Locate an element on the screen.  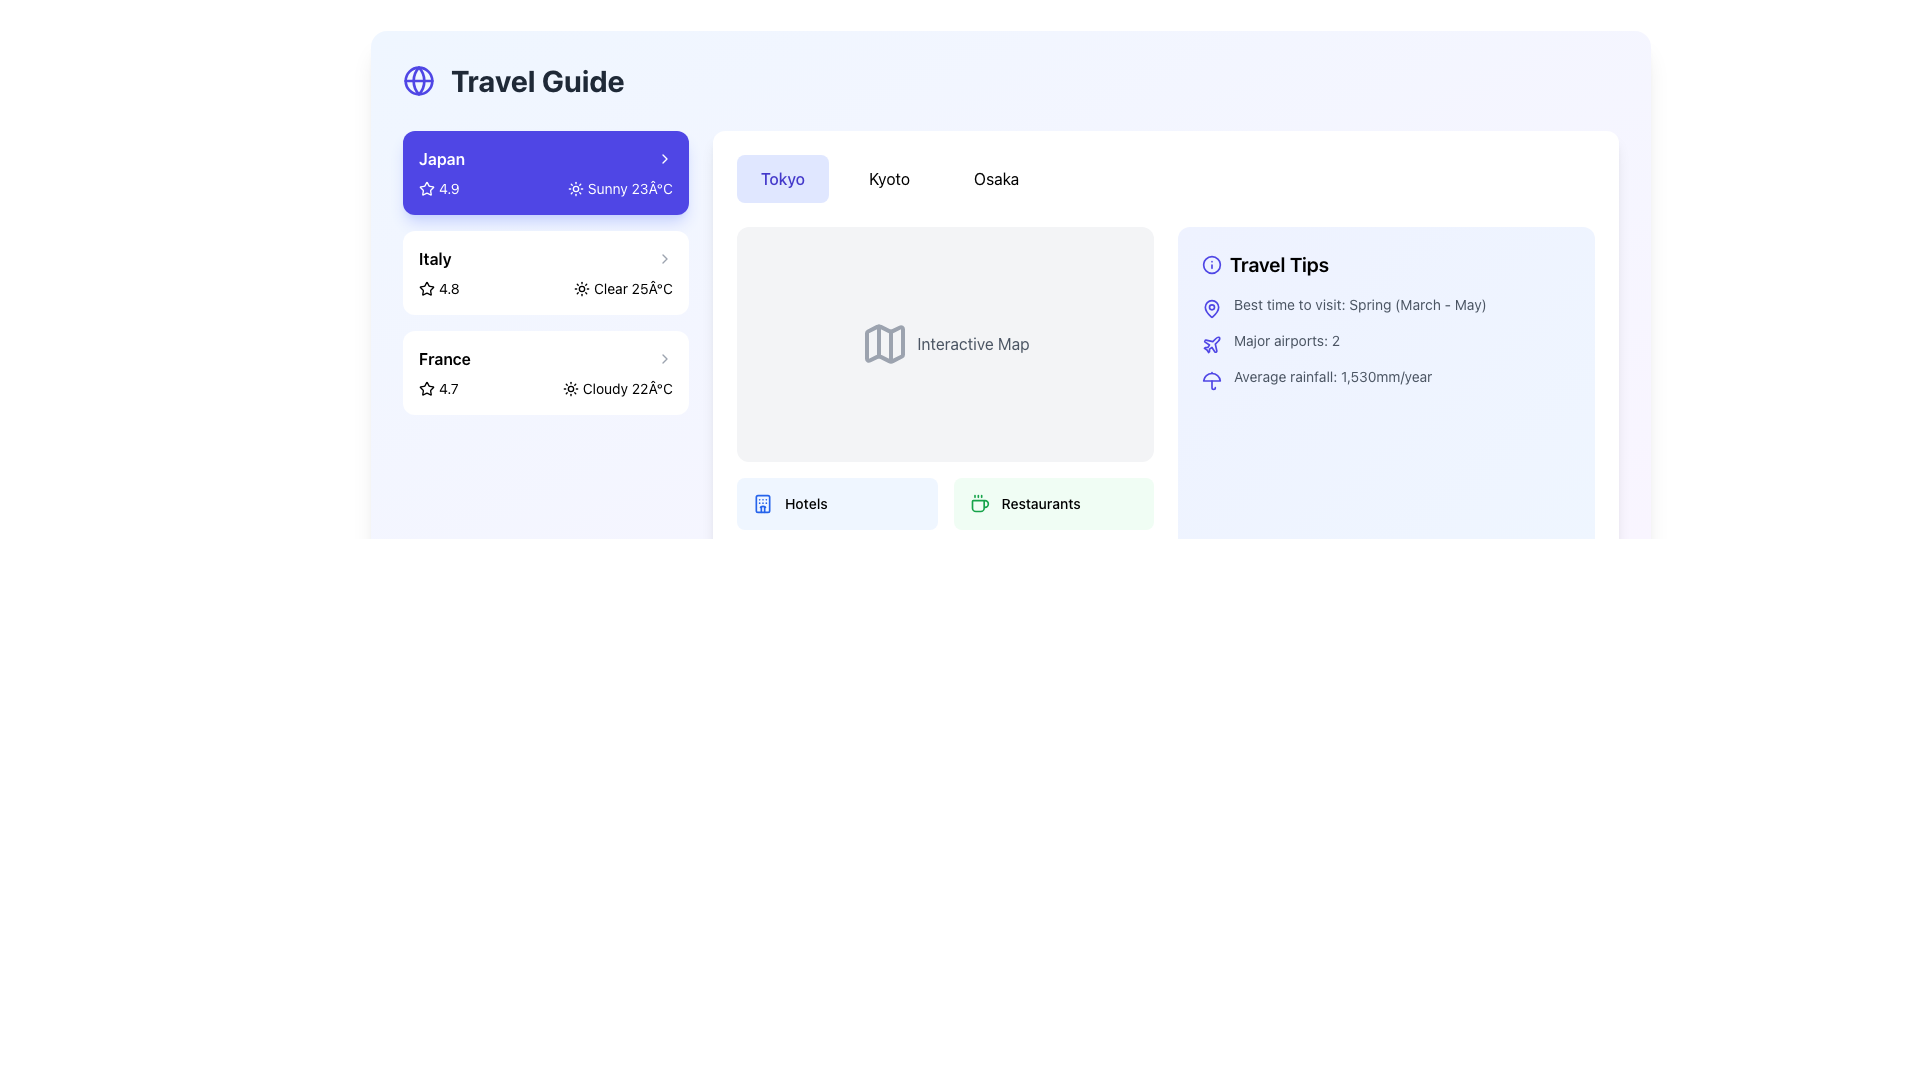
the travel icon located in the 'Travel Tips' section to enhance user understanding of related content is located at coordinates (1211, 343).